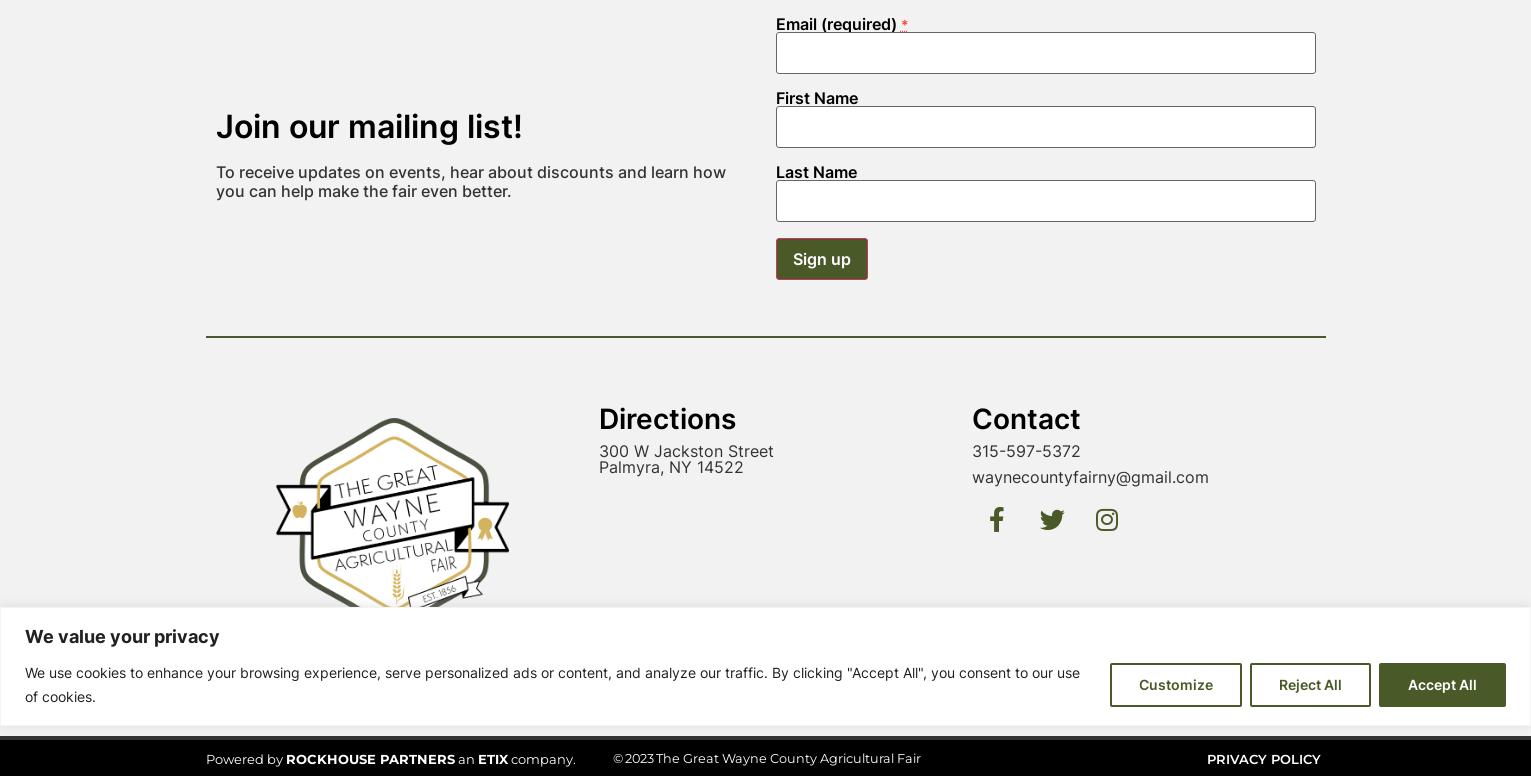 The width and height of the screenshot is (1531, 776). Describe the element at coordinates (623, 479) in the screenshot. I see `'2023'` at that location.